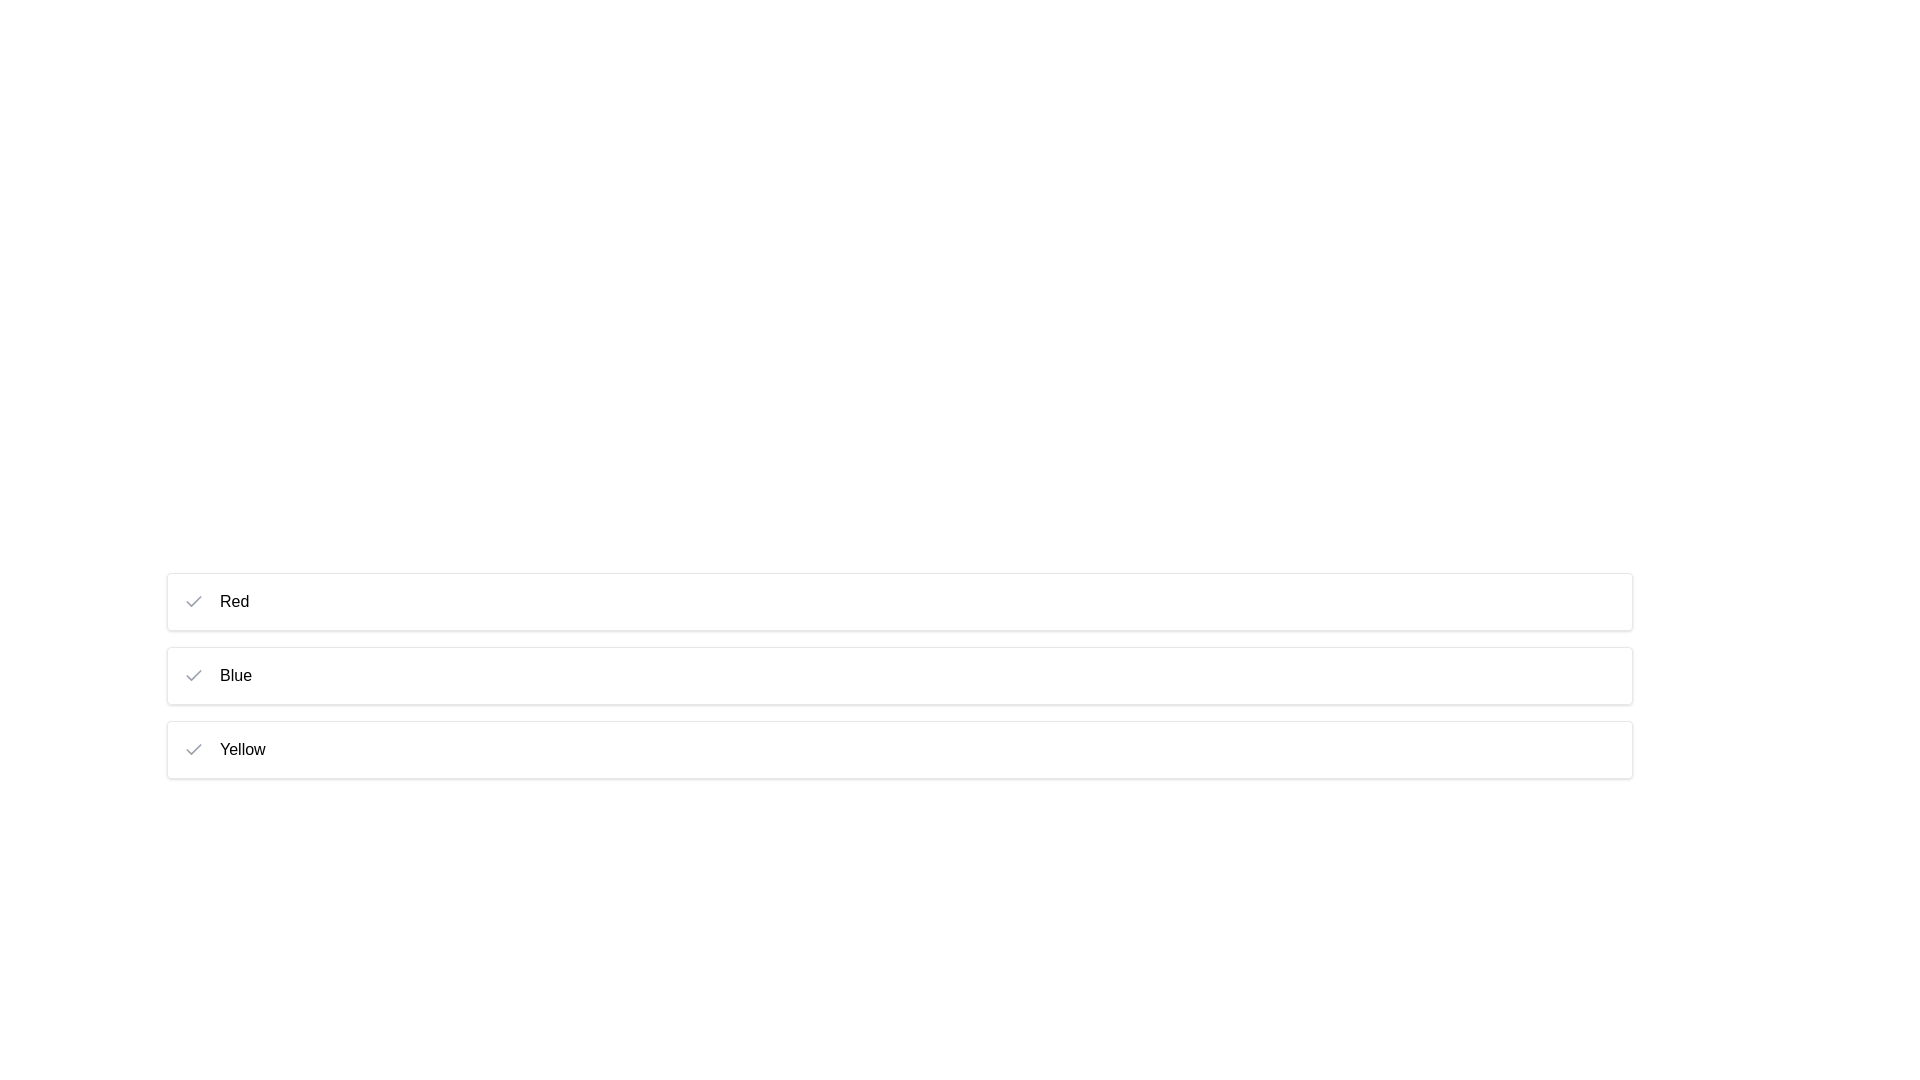 Image resolution: width=1920 pixels, height=1080 pixels. Describe the element at coordinates (193, 600) in the screenshot. I see `the vector graphic element that indicates selection or affirmation, positioned to the left of the text labeled 'Red'` at that location.